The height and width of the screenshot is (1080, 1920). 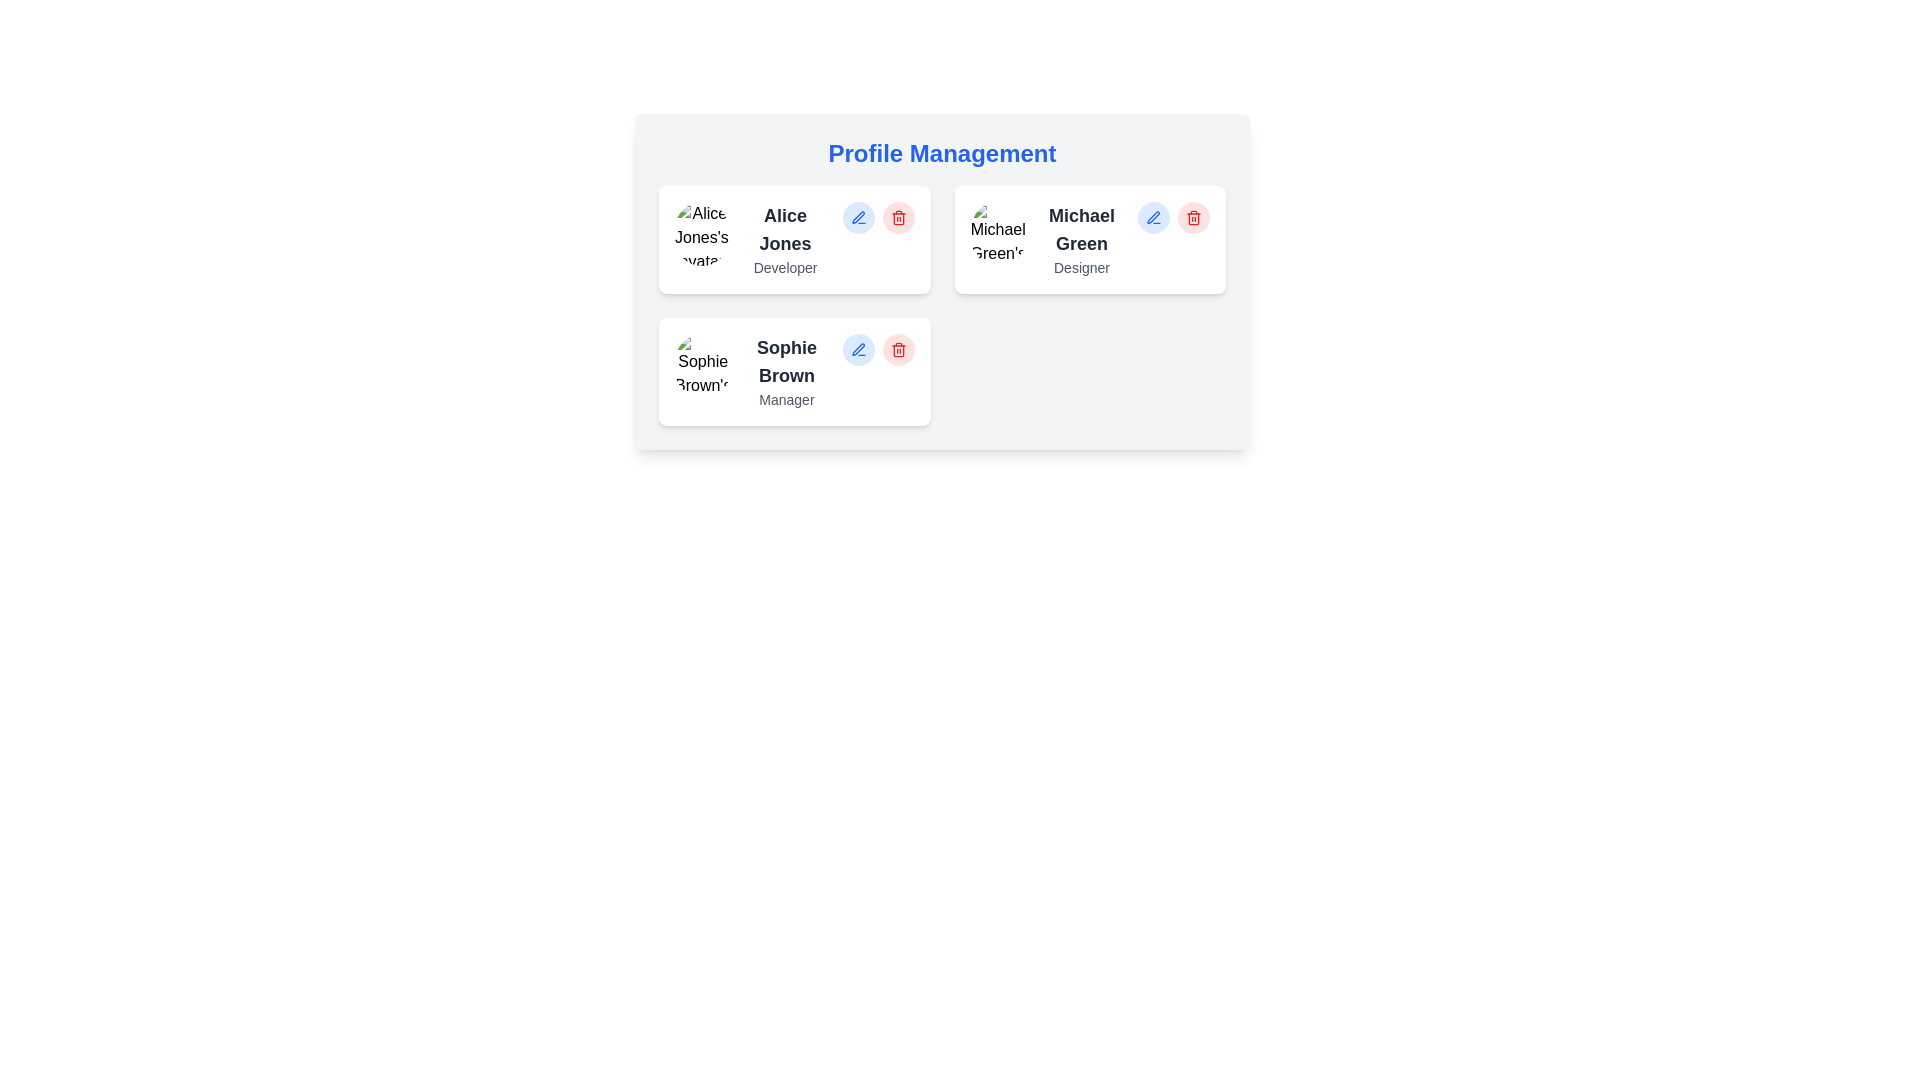 I want to click on text display that shows the name and job title of the user, located in the upper-left quadrant of the Profile Management section, beside the avatar image, so click(x=784, y=238).